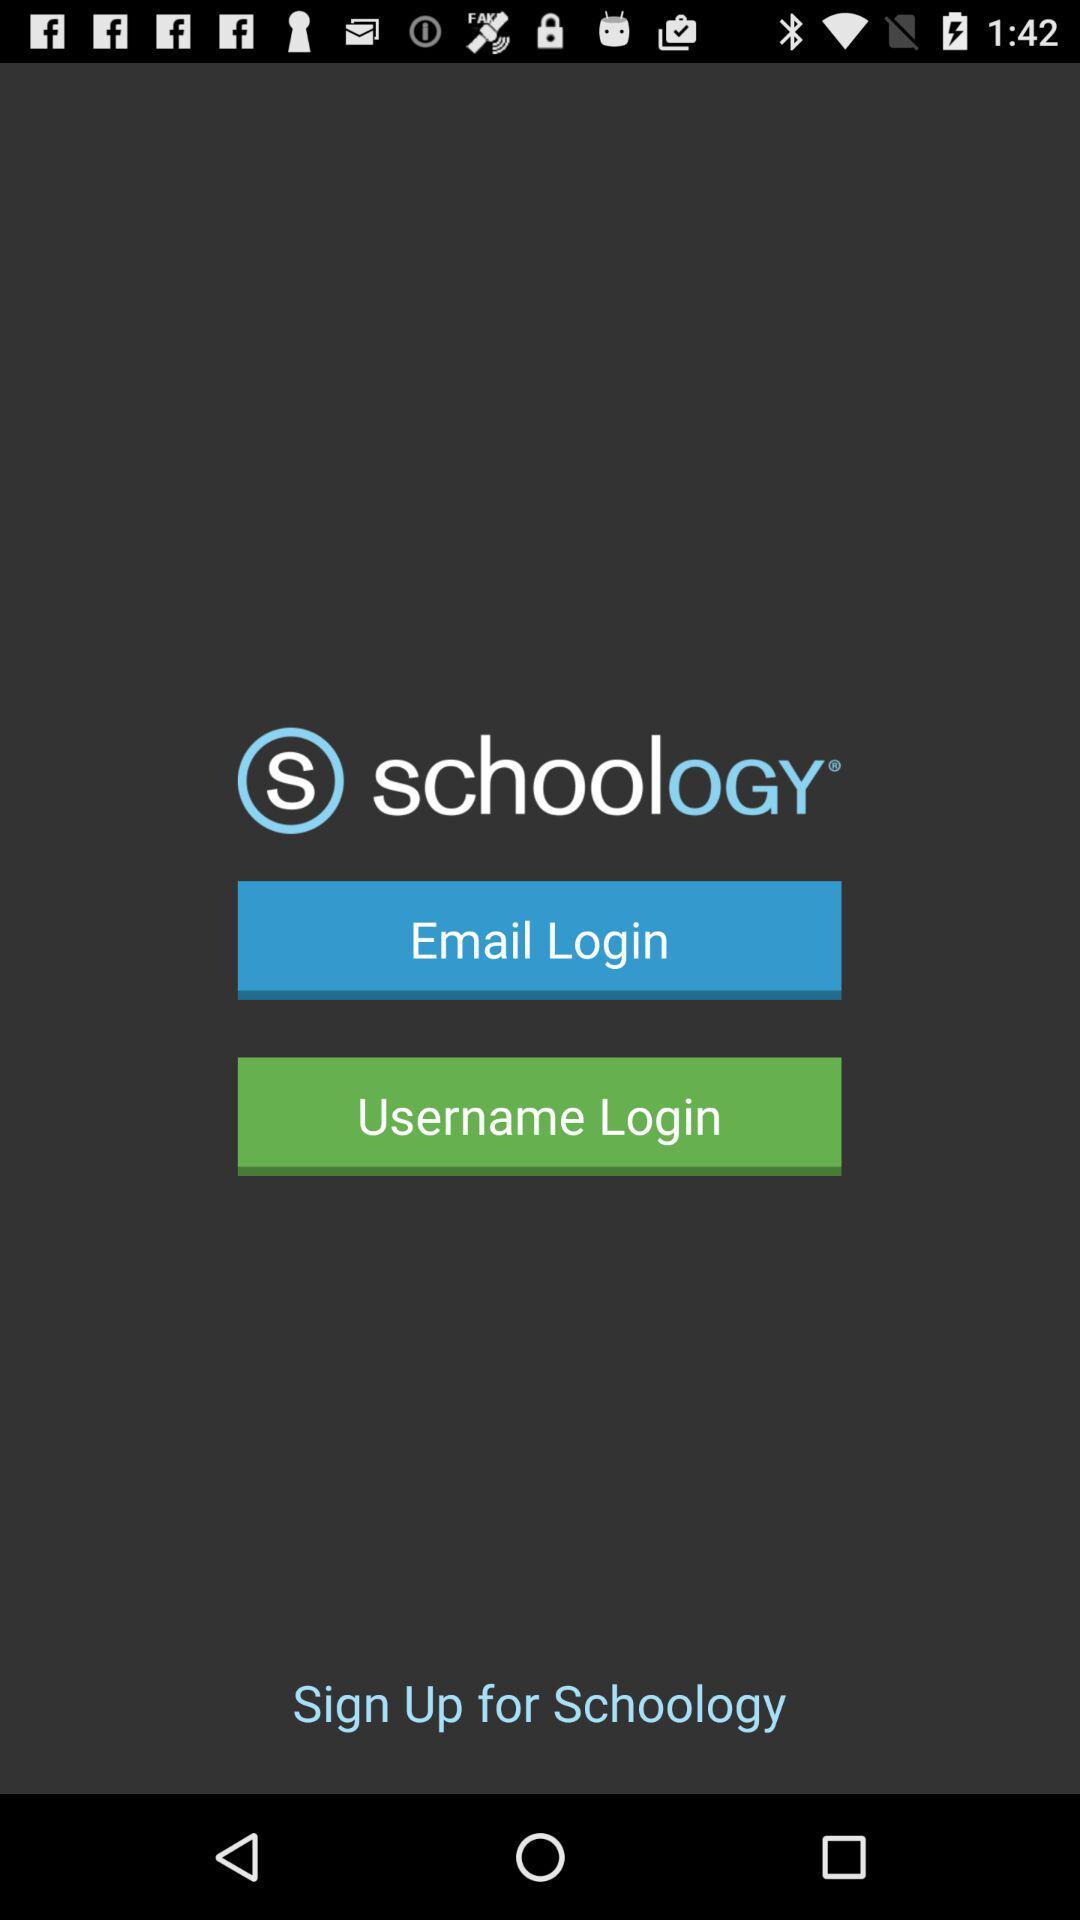  What do you see at coordinates (538, 1115) in the screenshot?
I see `the username login icon` at bounding box center [538, 1115].